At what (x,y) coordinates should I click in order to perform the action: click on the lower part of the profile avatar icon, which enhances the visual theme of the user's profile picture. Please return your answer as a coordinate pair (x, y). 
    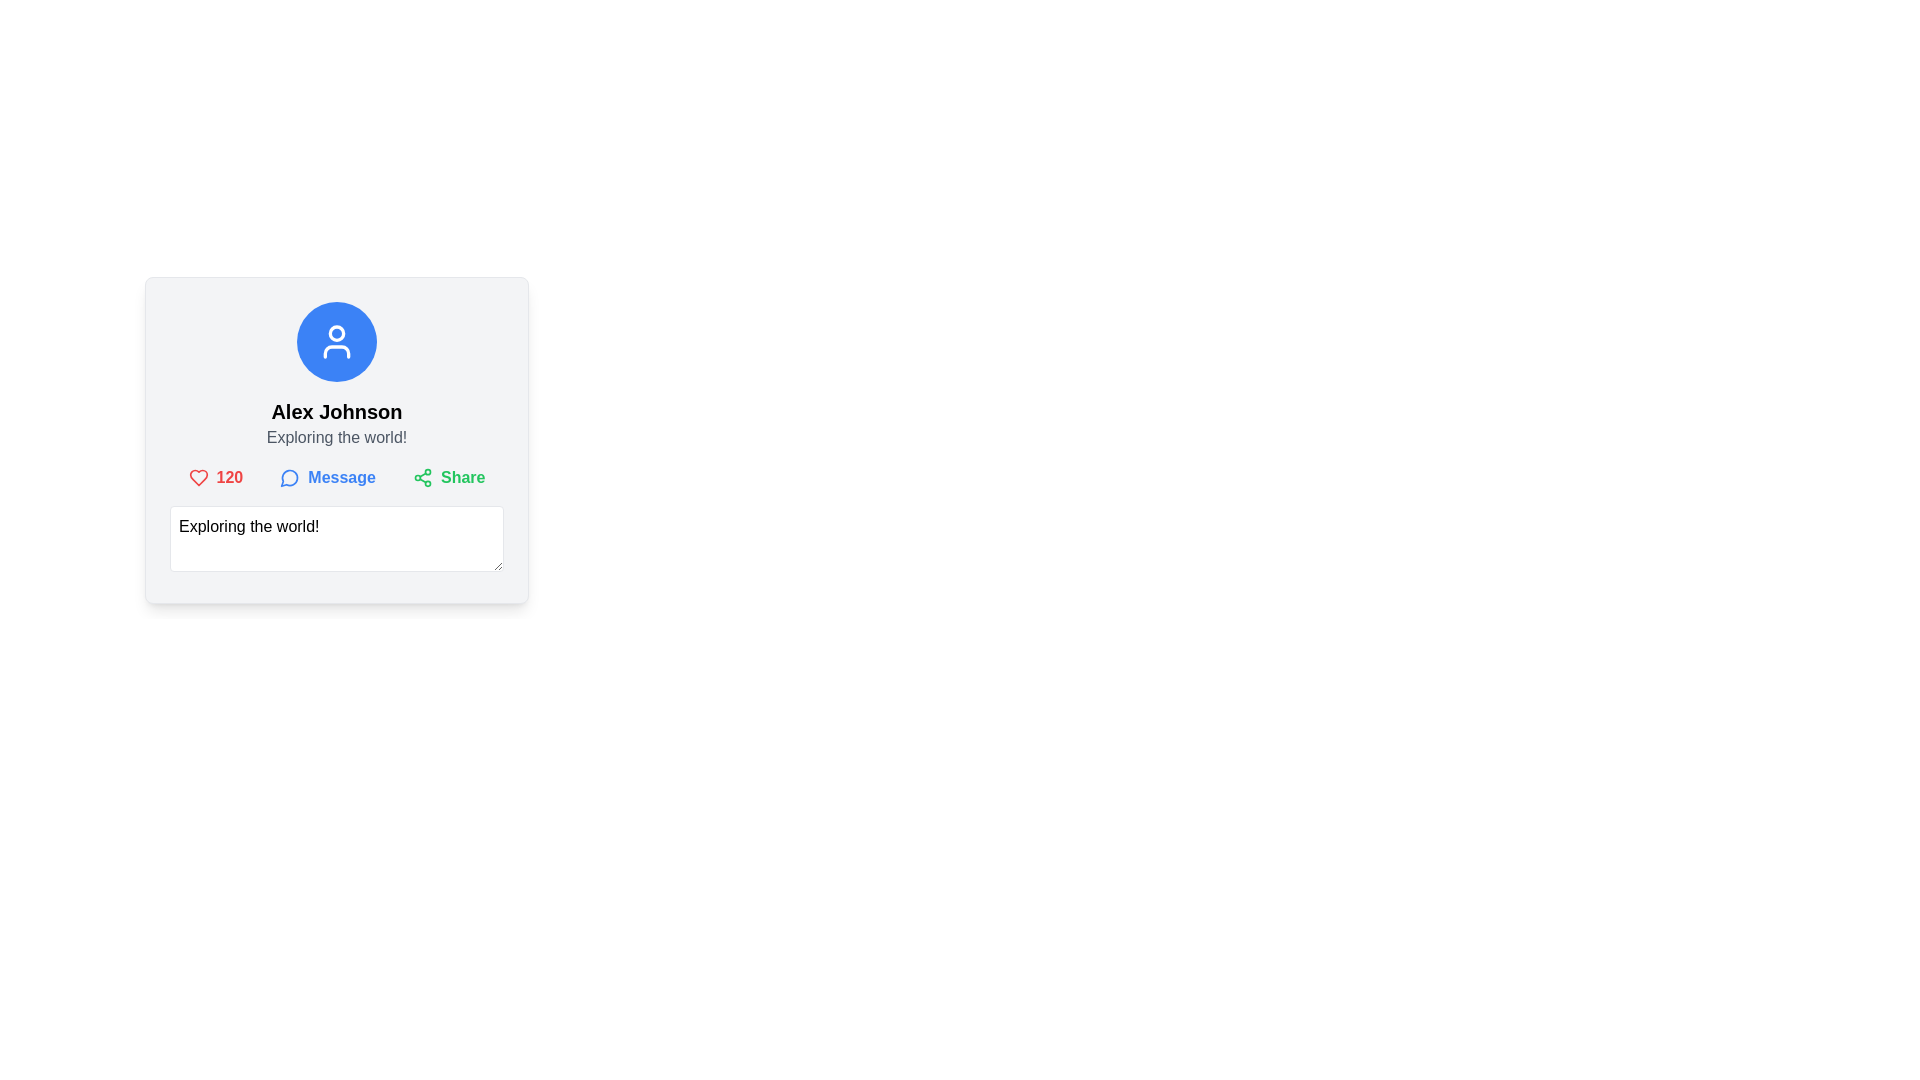
    Looking at the image, I should click on (336, 350).